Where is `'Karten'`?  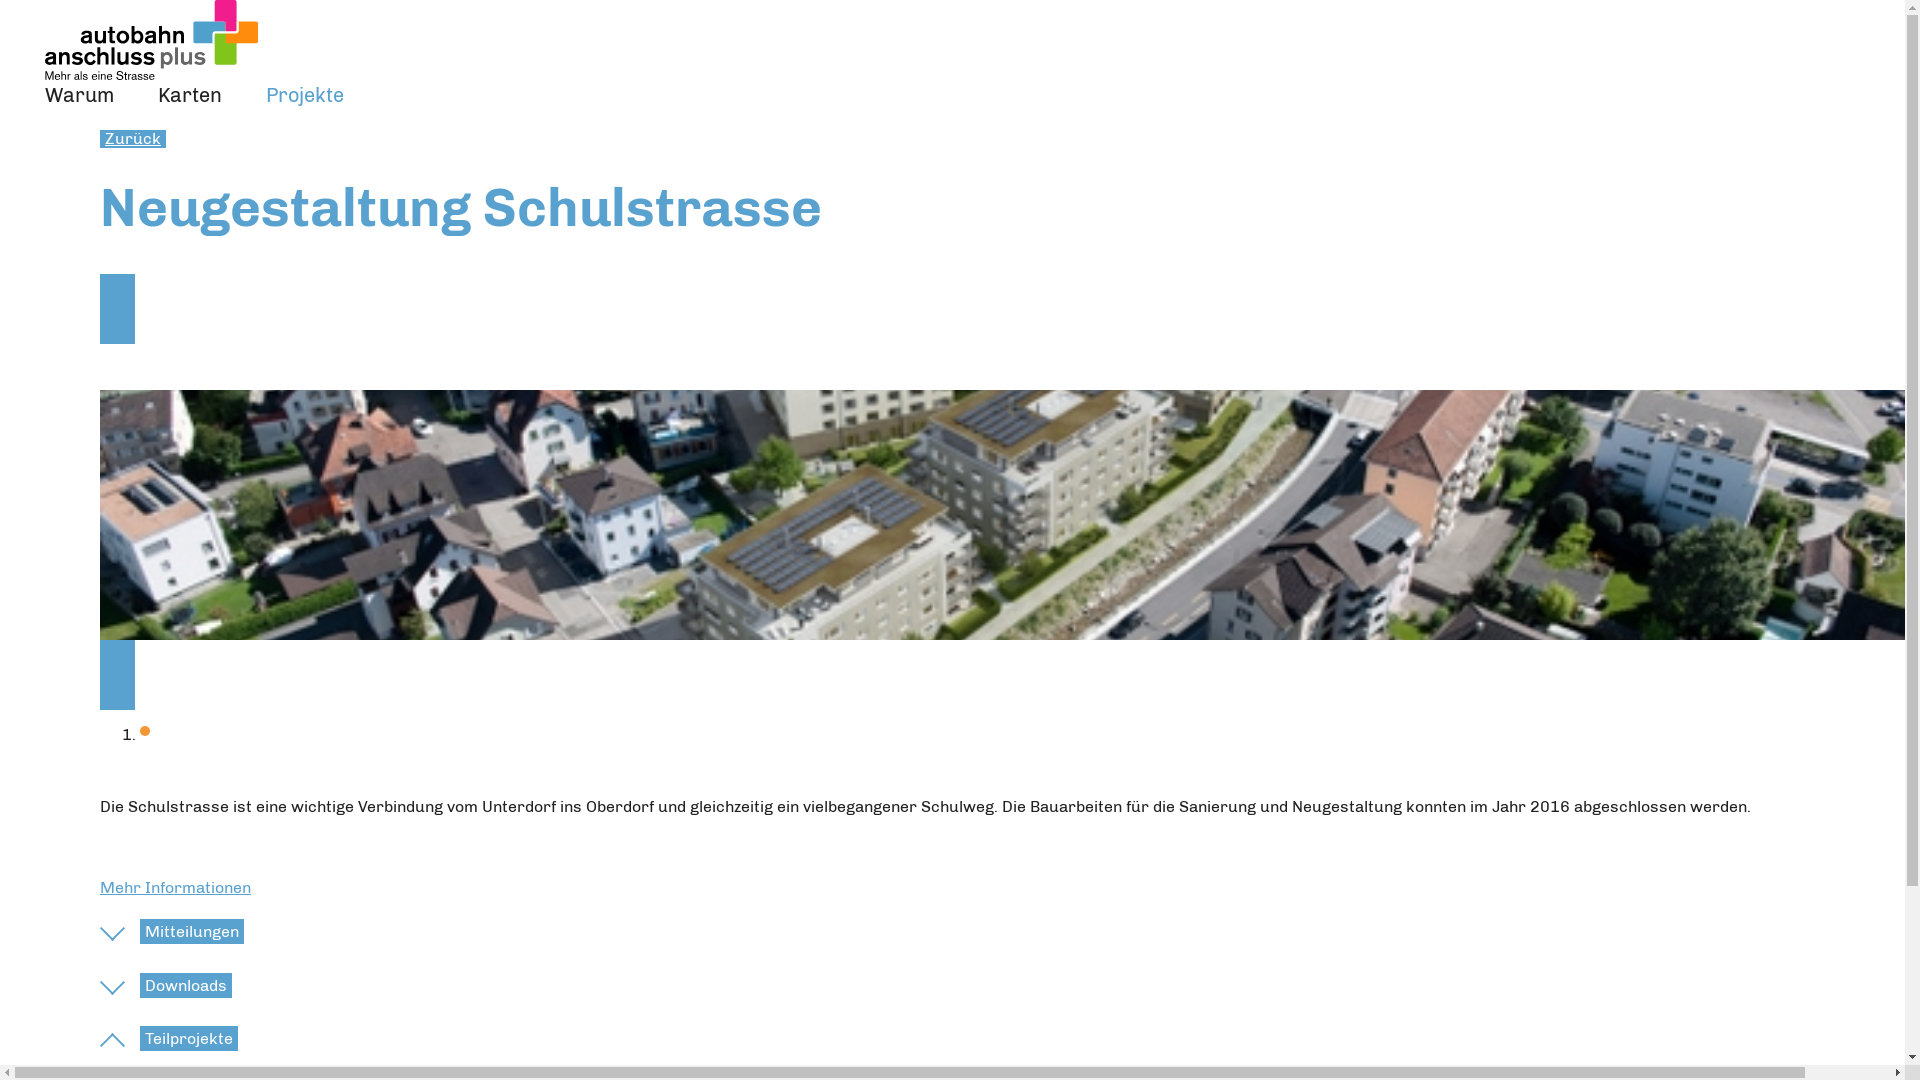
'Karten' is located at coordinates (190, 95).